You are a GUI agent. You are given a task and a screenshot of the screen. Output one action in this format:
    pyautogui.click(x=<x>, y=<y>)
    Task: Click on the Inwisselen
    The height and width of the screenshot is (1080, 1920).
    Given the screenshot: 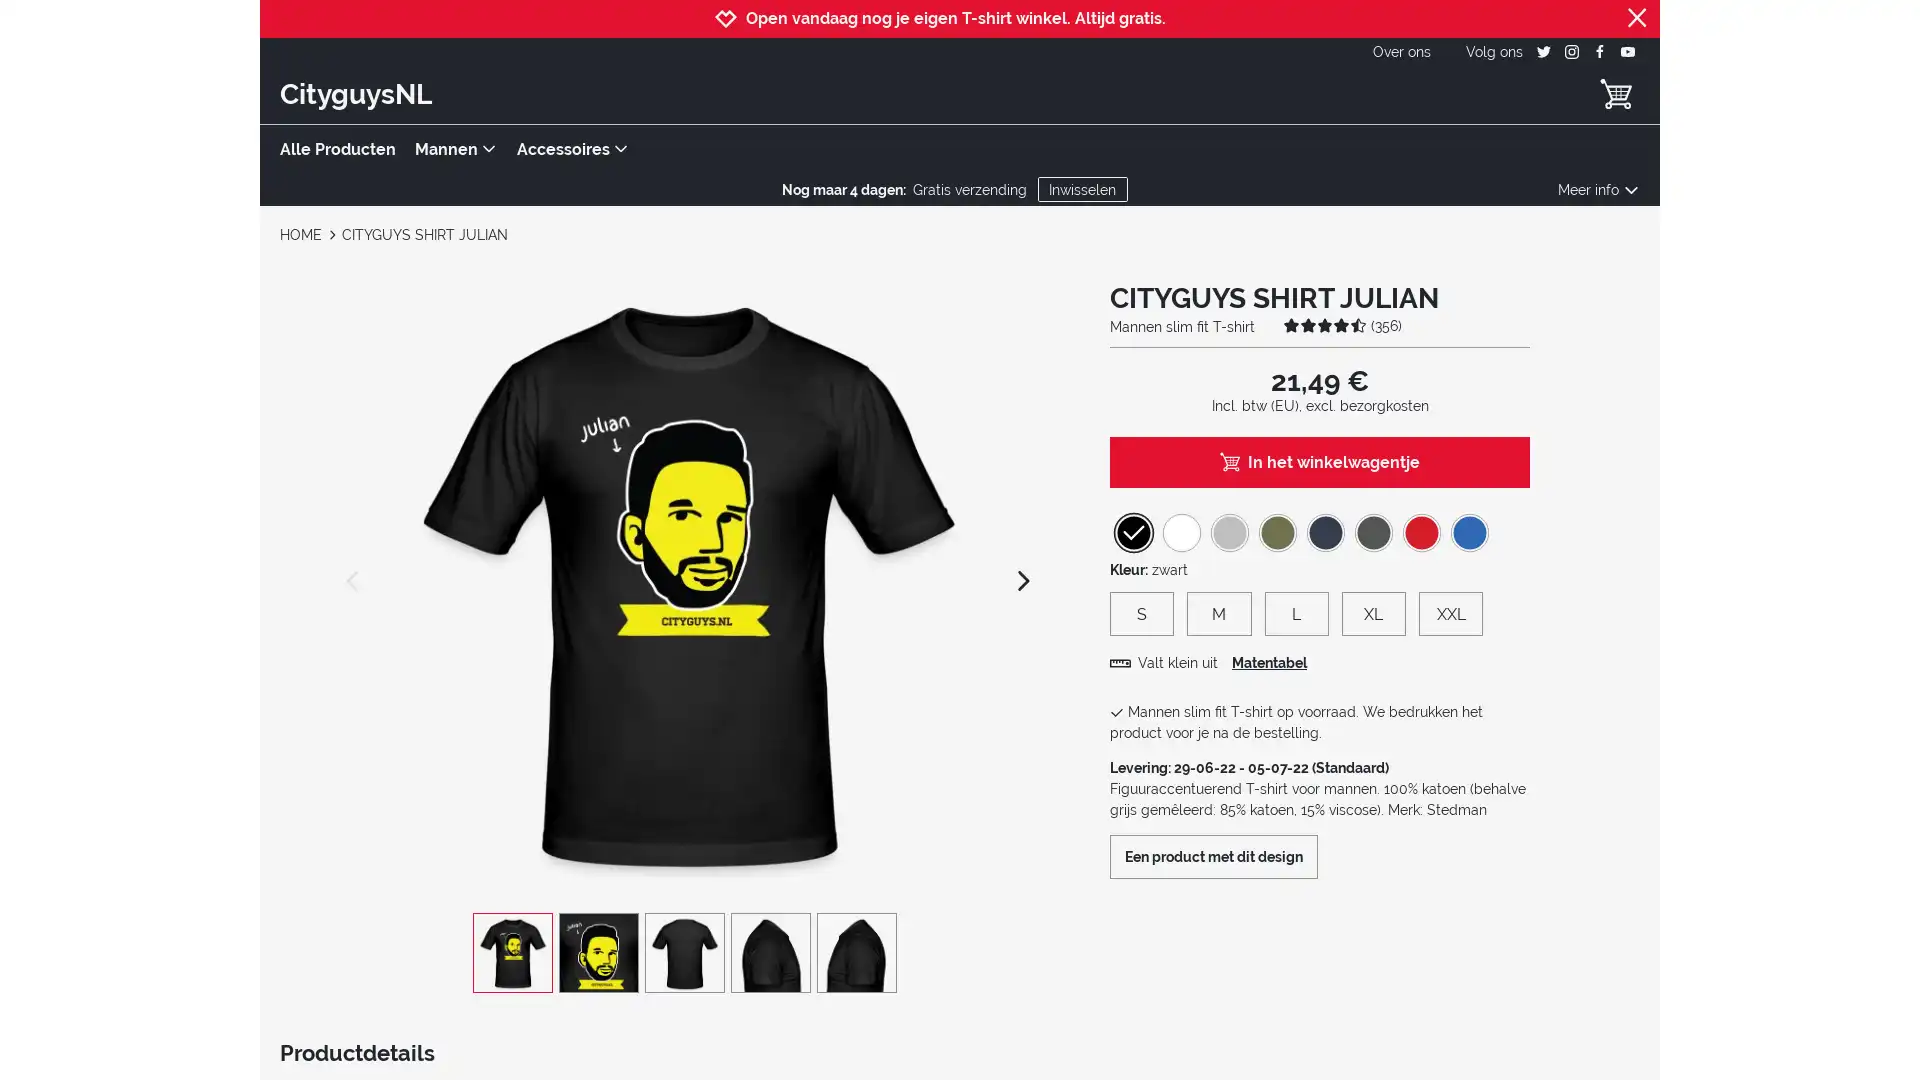 What is the action you would take?
    pyautogui.click(x=1080, y=189)
    